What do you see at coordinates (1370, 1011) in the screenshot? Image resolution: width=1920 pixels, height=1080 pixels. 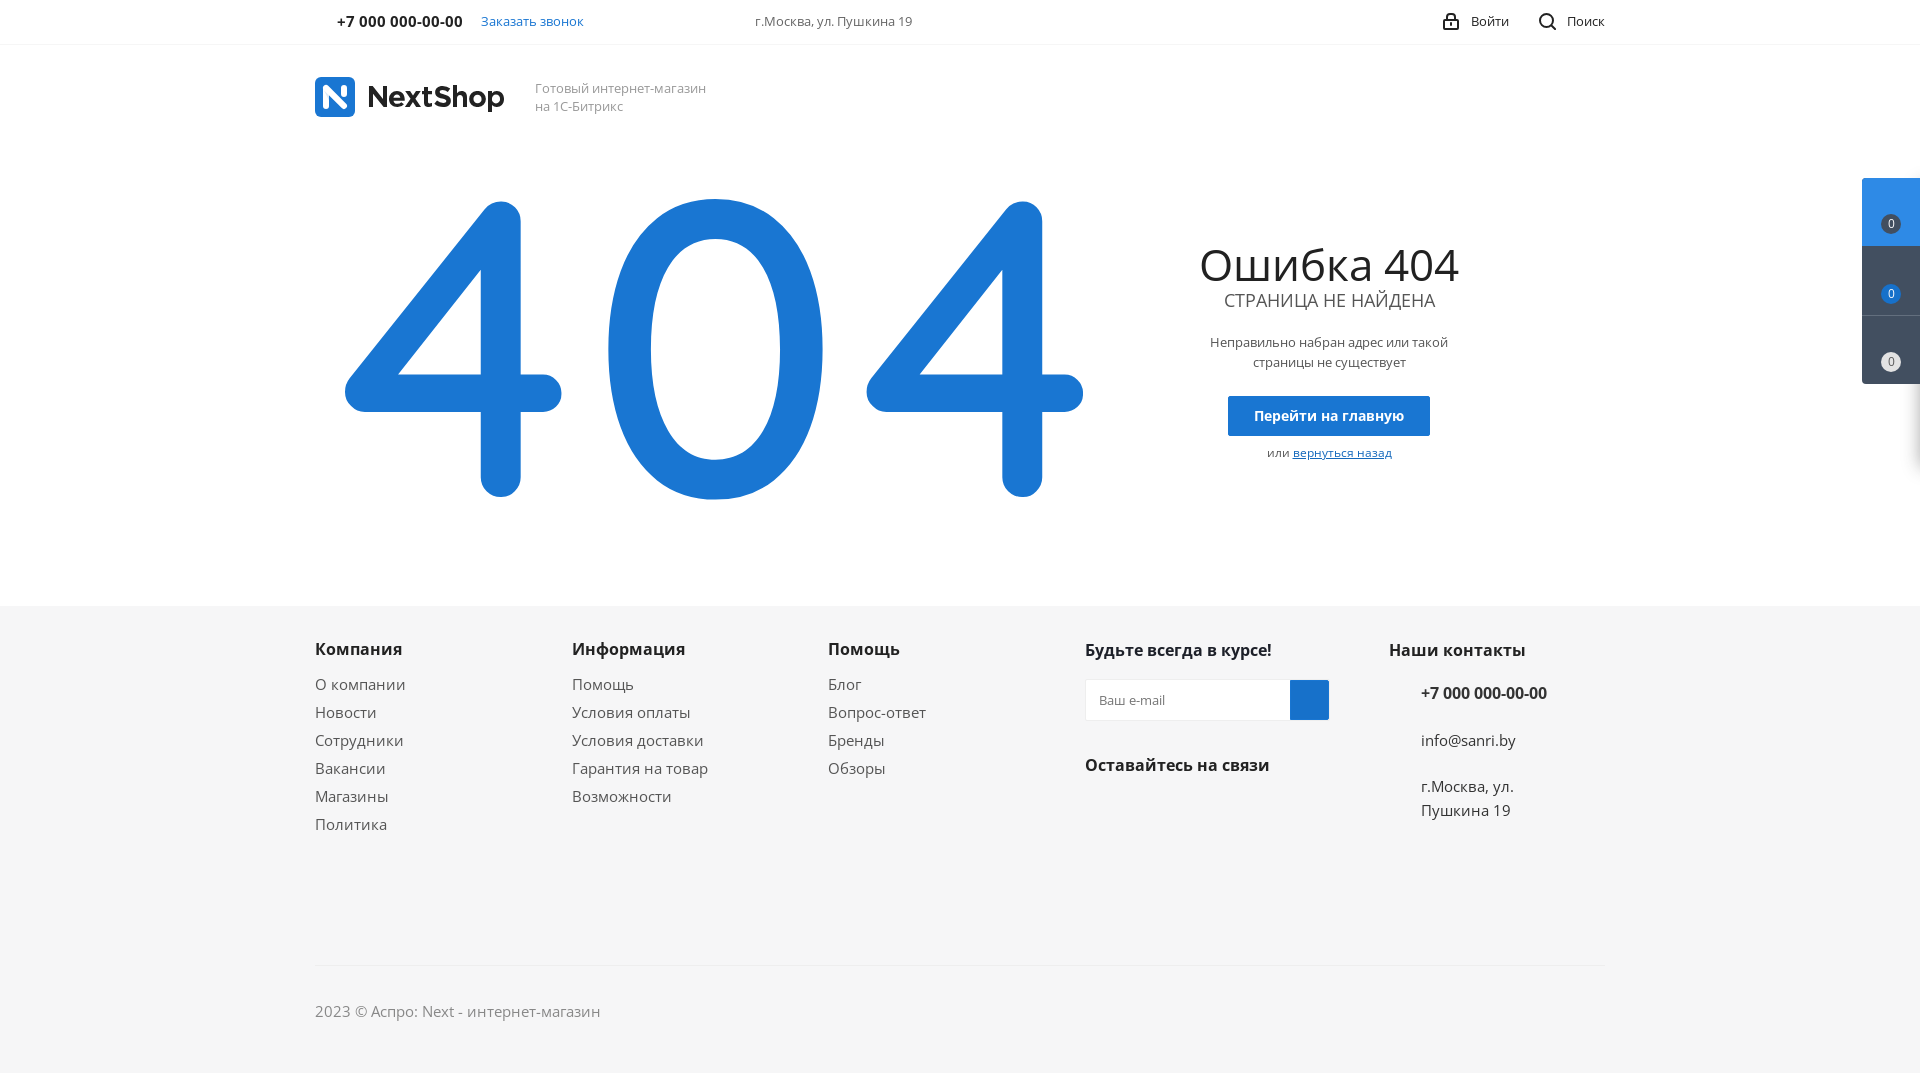 I see `'Visa'` at bounding box center [1370, 1011].